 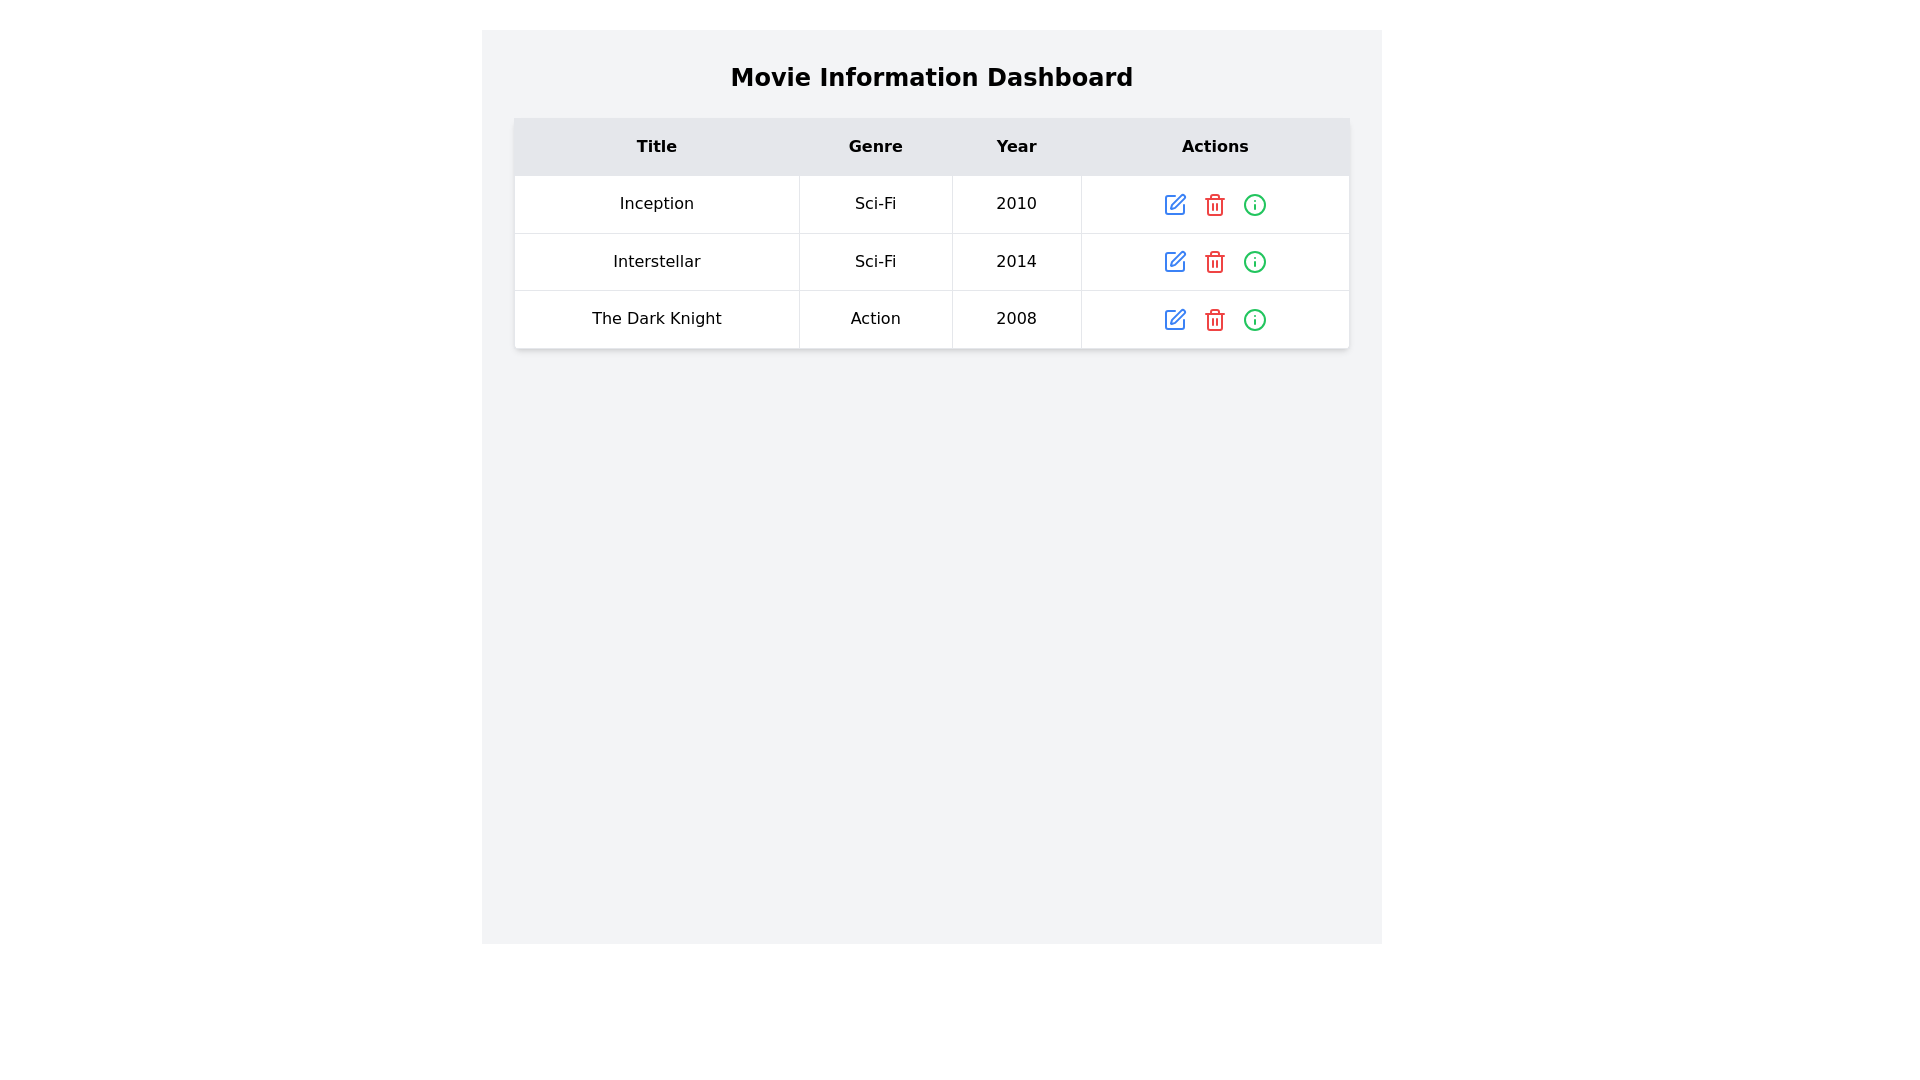 What do you see at coordinates (1214, 318) in the screenshot?
I see `the delete button located in the rightmost column of the third row of actions in the table` at bounding box center [1214, 318].